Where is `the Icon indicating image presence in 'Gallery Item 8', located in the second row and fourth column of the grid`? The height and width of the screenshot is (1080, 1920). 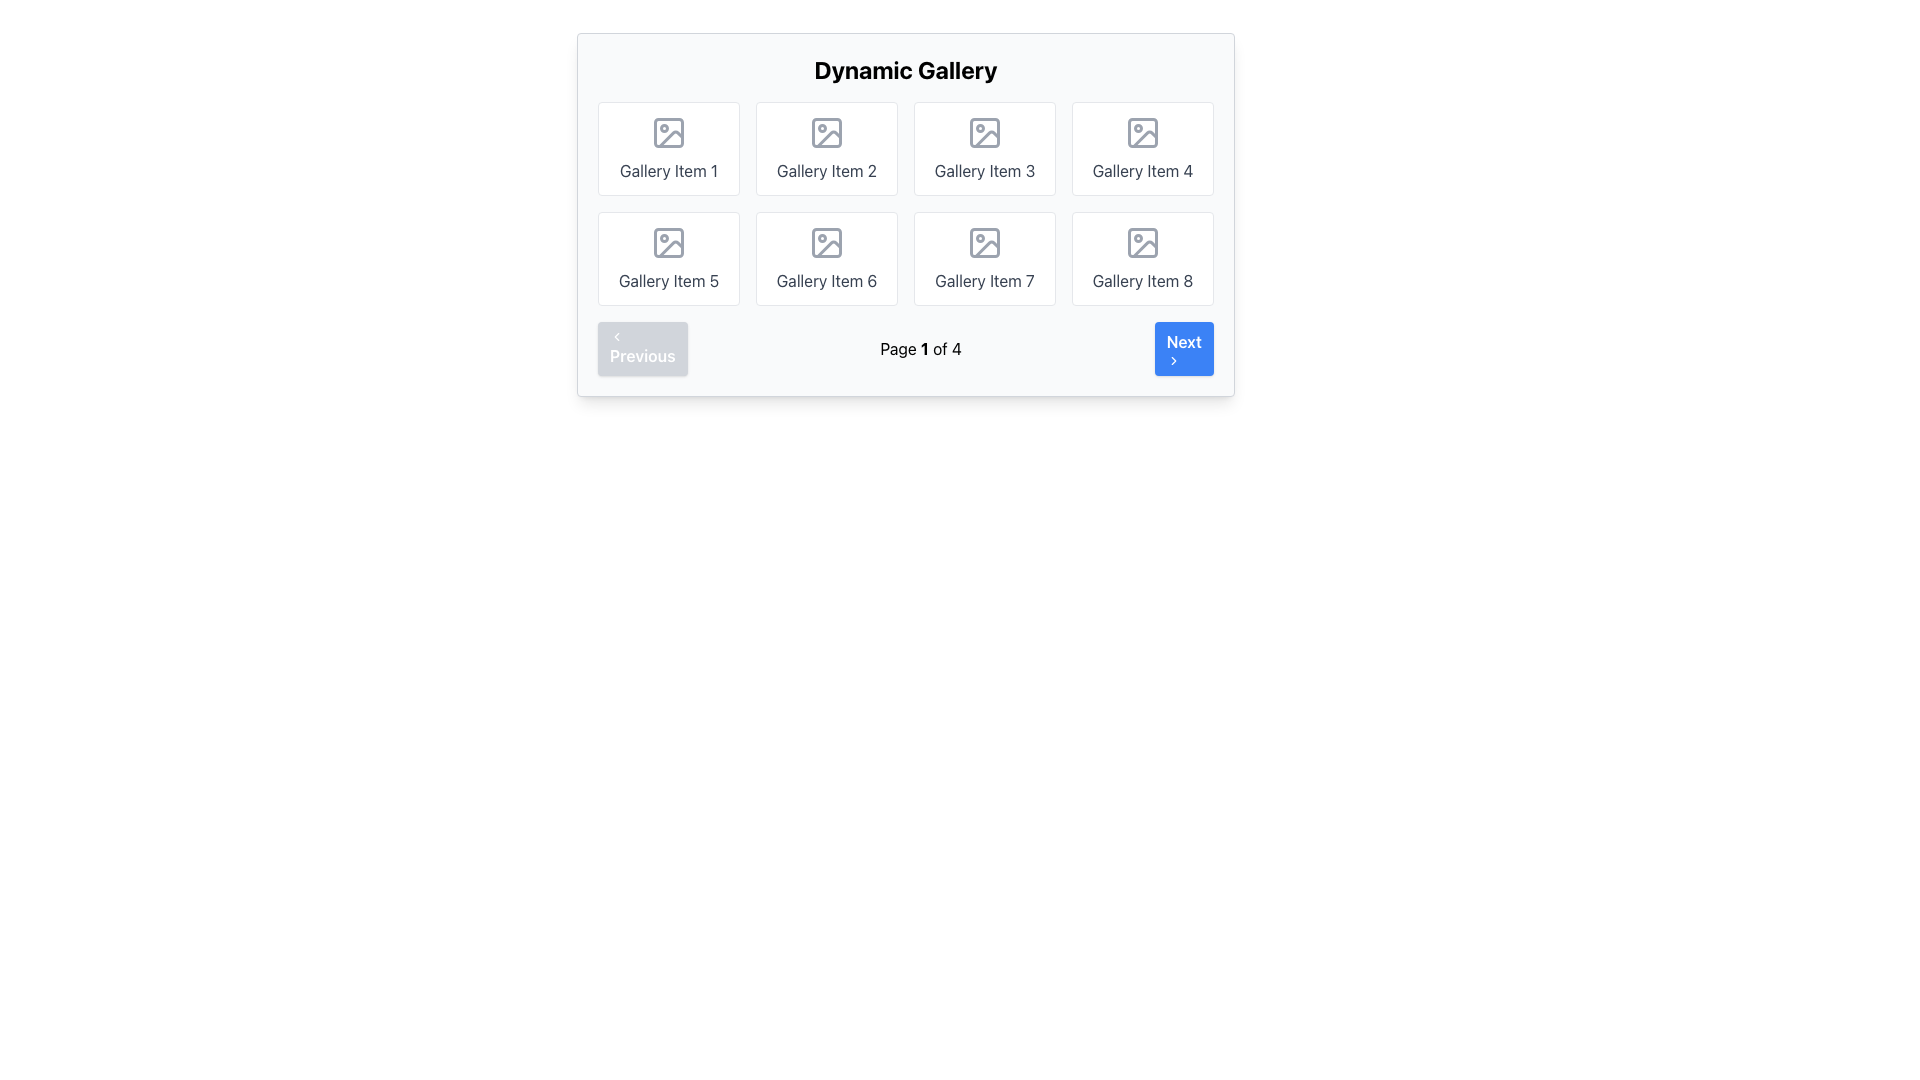 the Icon indicating image presence in 'Gallery Item 8', located in the second row and fourth column of the grid is located at coordinates (1142, 242).